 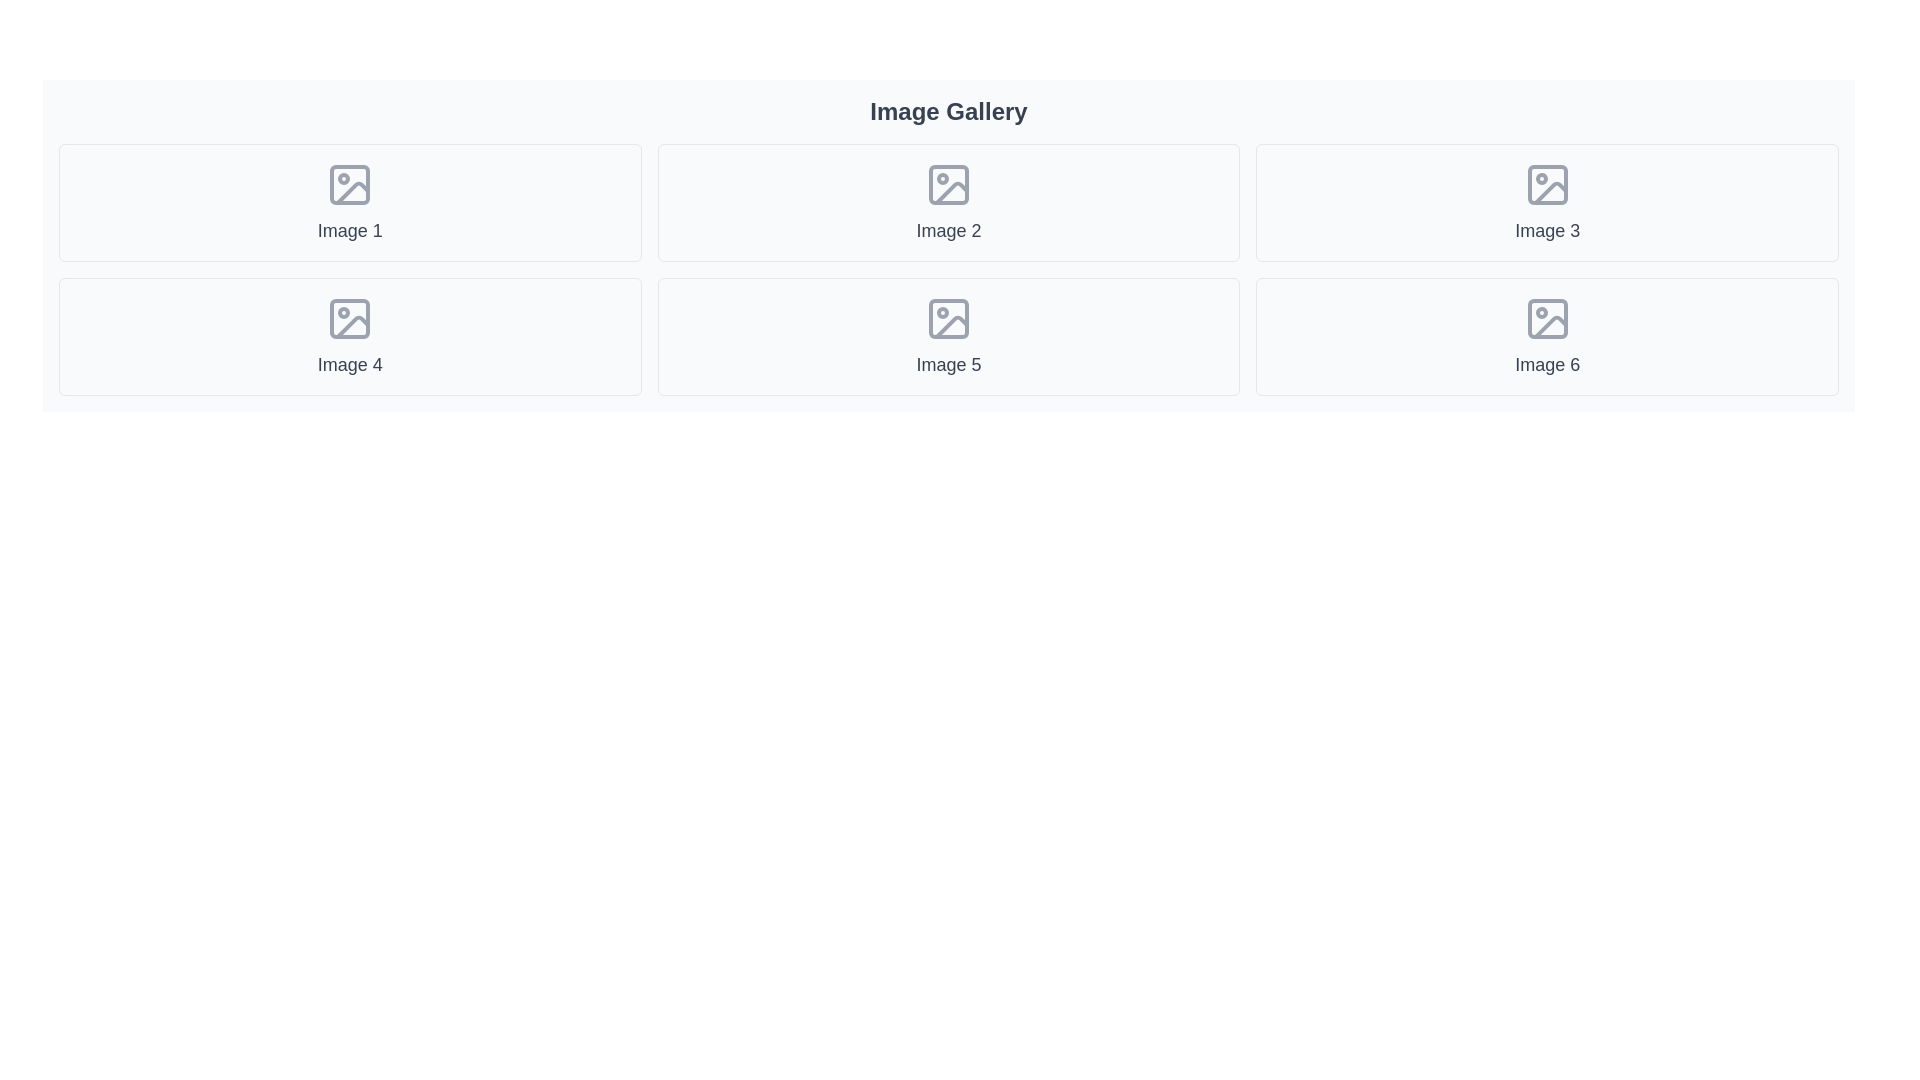 What do you see at coordinates (350, 203) in the screenshot?
I see `the Gallery item labeled 'Image 1' which contains a centered icon of an image outline` at bounding box center [350, 203].